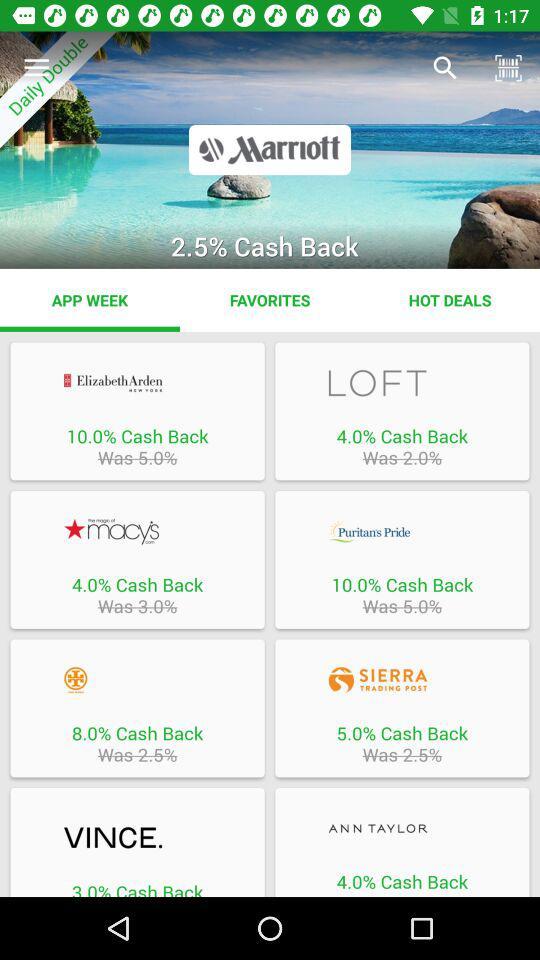  What do you see at coordinates (402, 680) in the screenshot?
I see `this deal` at bounding box center [402, 680].